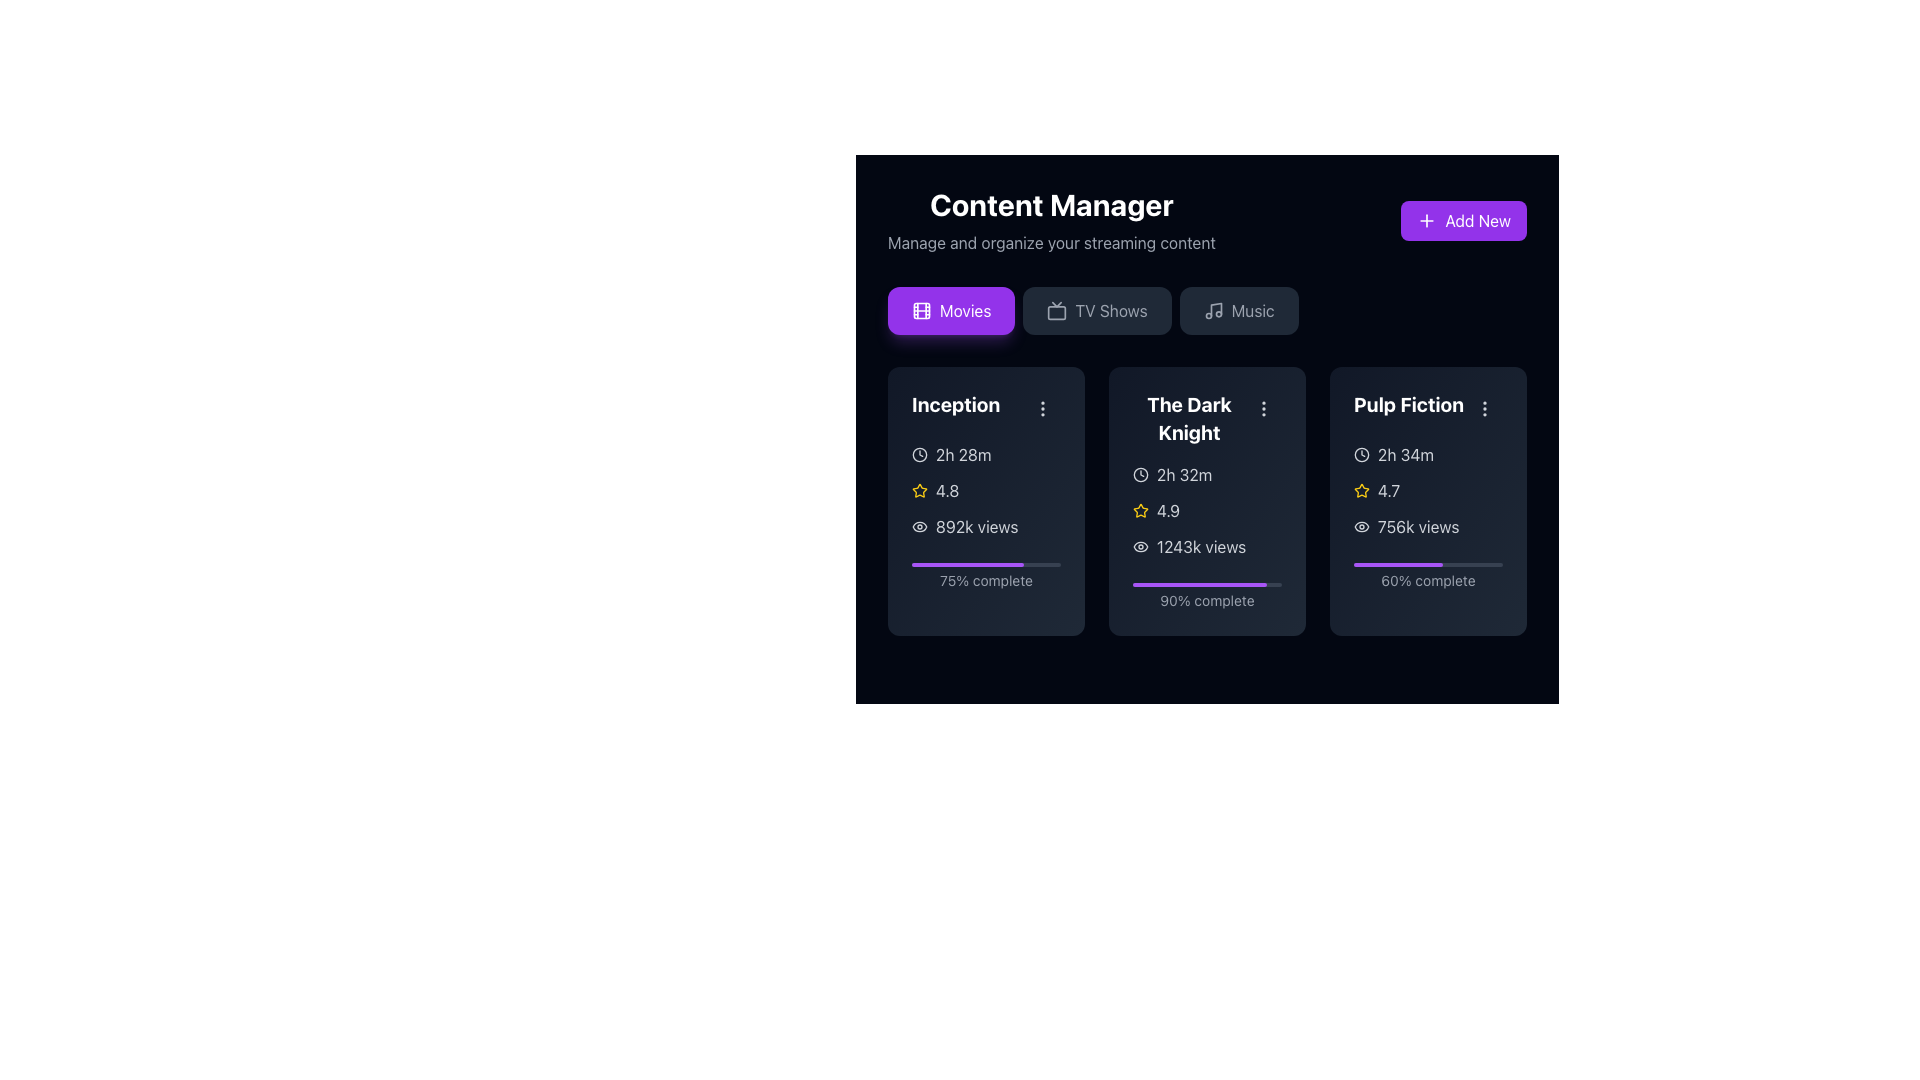 This screenshot has height=1080, width=1920. Describe the element at coordinates (1141, 474) in the screenshot. I see `the clock icon located at the top-left corner of the 'The Dark Knight' card, which features a circular outline and a clock hand pointing towards a specific time` at that location.